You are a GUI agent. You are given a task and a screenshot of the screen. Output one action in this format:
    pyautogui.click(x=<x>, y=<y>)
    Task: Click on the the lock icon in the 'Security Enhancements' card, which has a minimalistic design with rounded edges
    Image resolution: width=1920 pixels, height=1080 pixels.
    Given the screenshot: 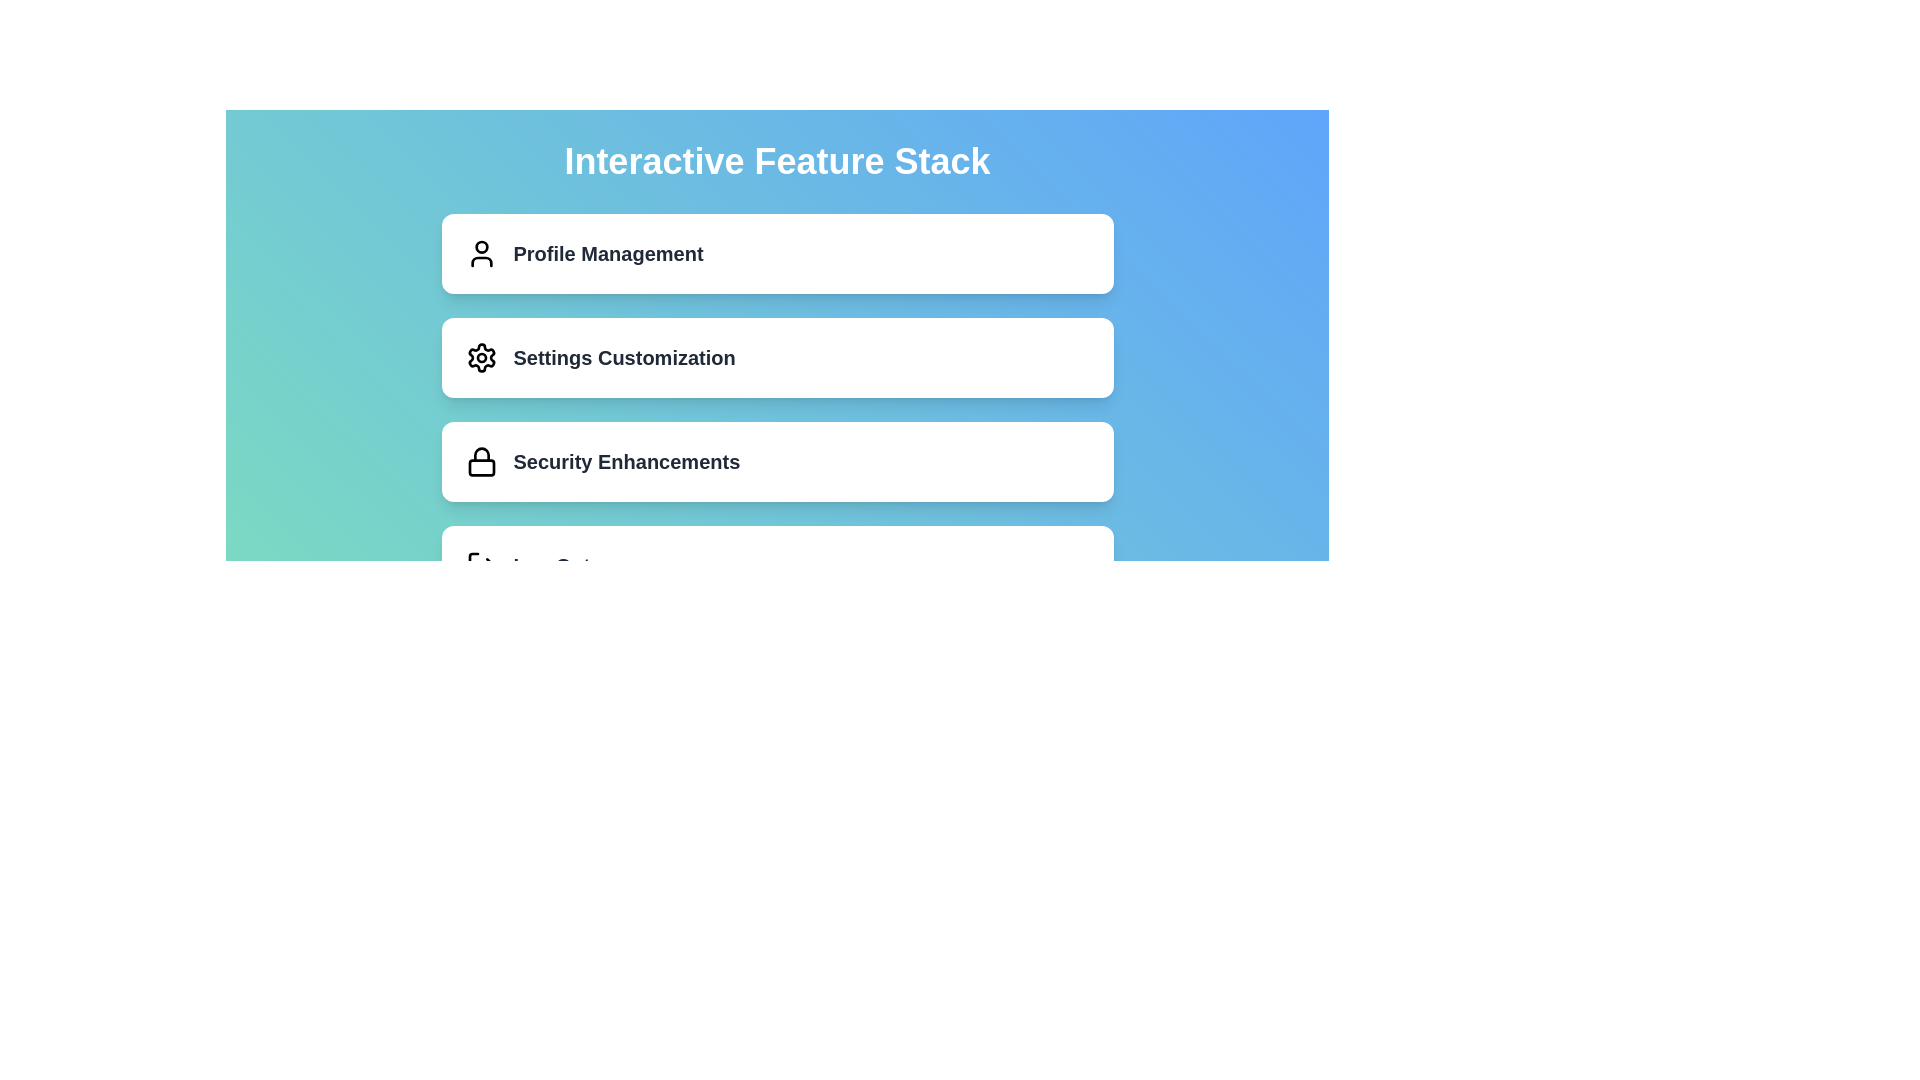 What is the action you would take?
    pyautogui.click(x=481, y=462)
    